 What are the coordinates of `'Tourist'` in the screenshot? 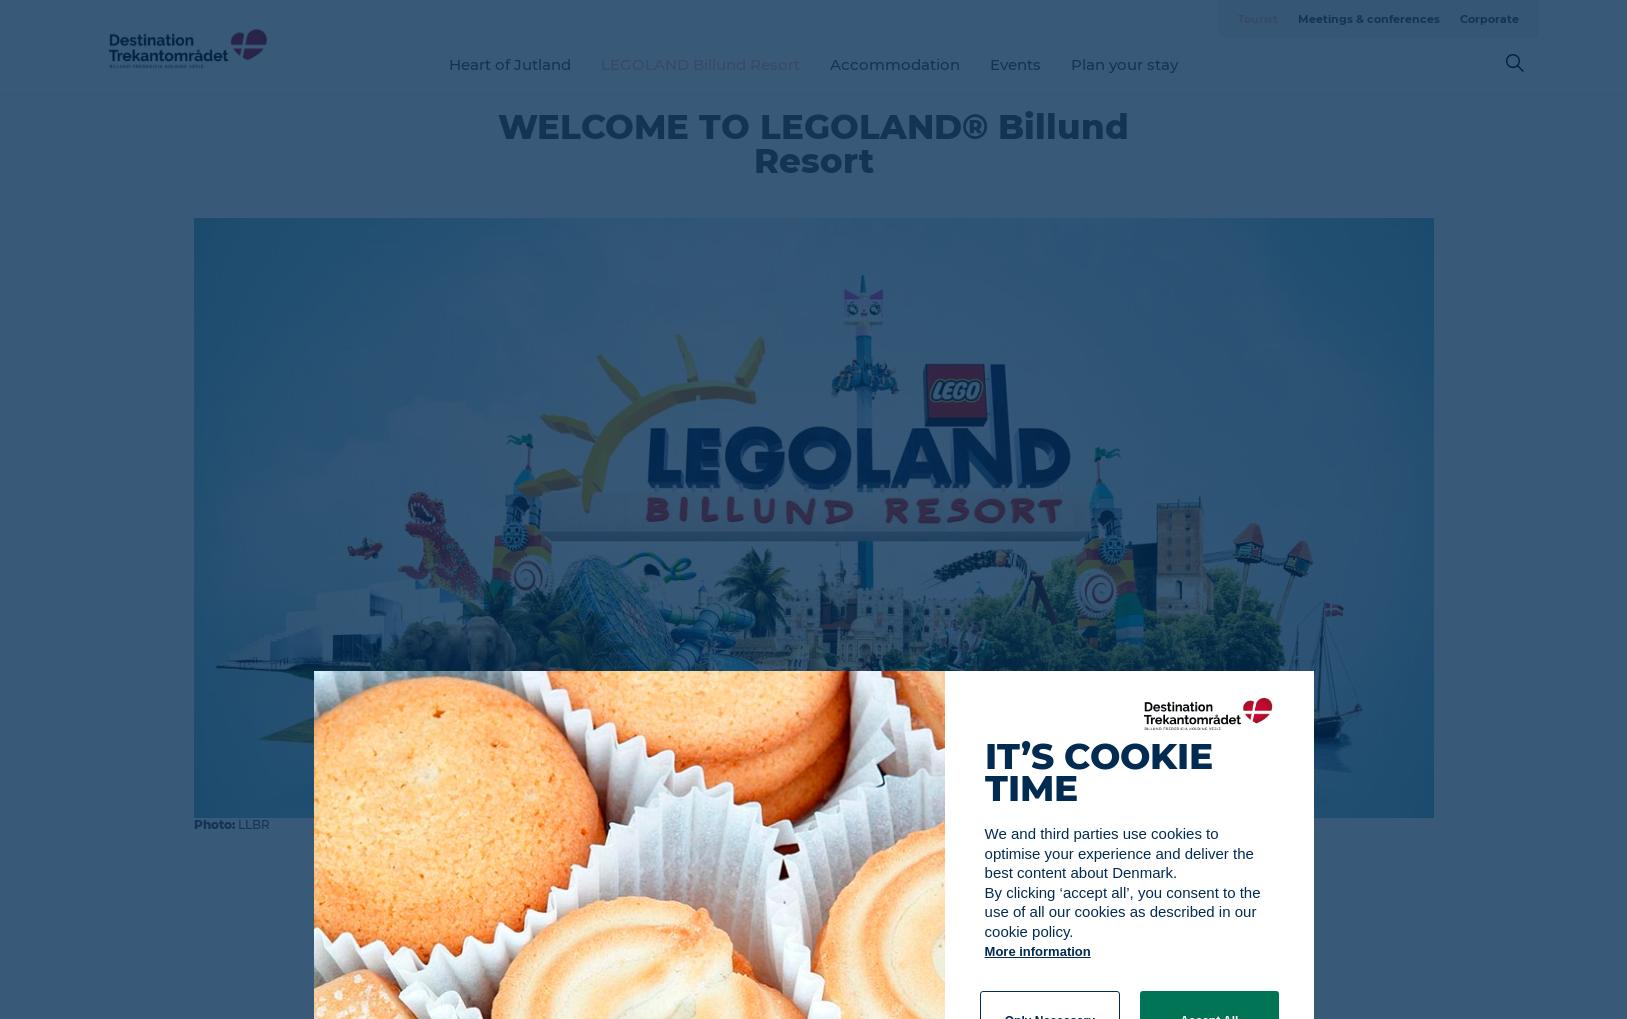 It's located at (1256, 17).